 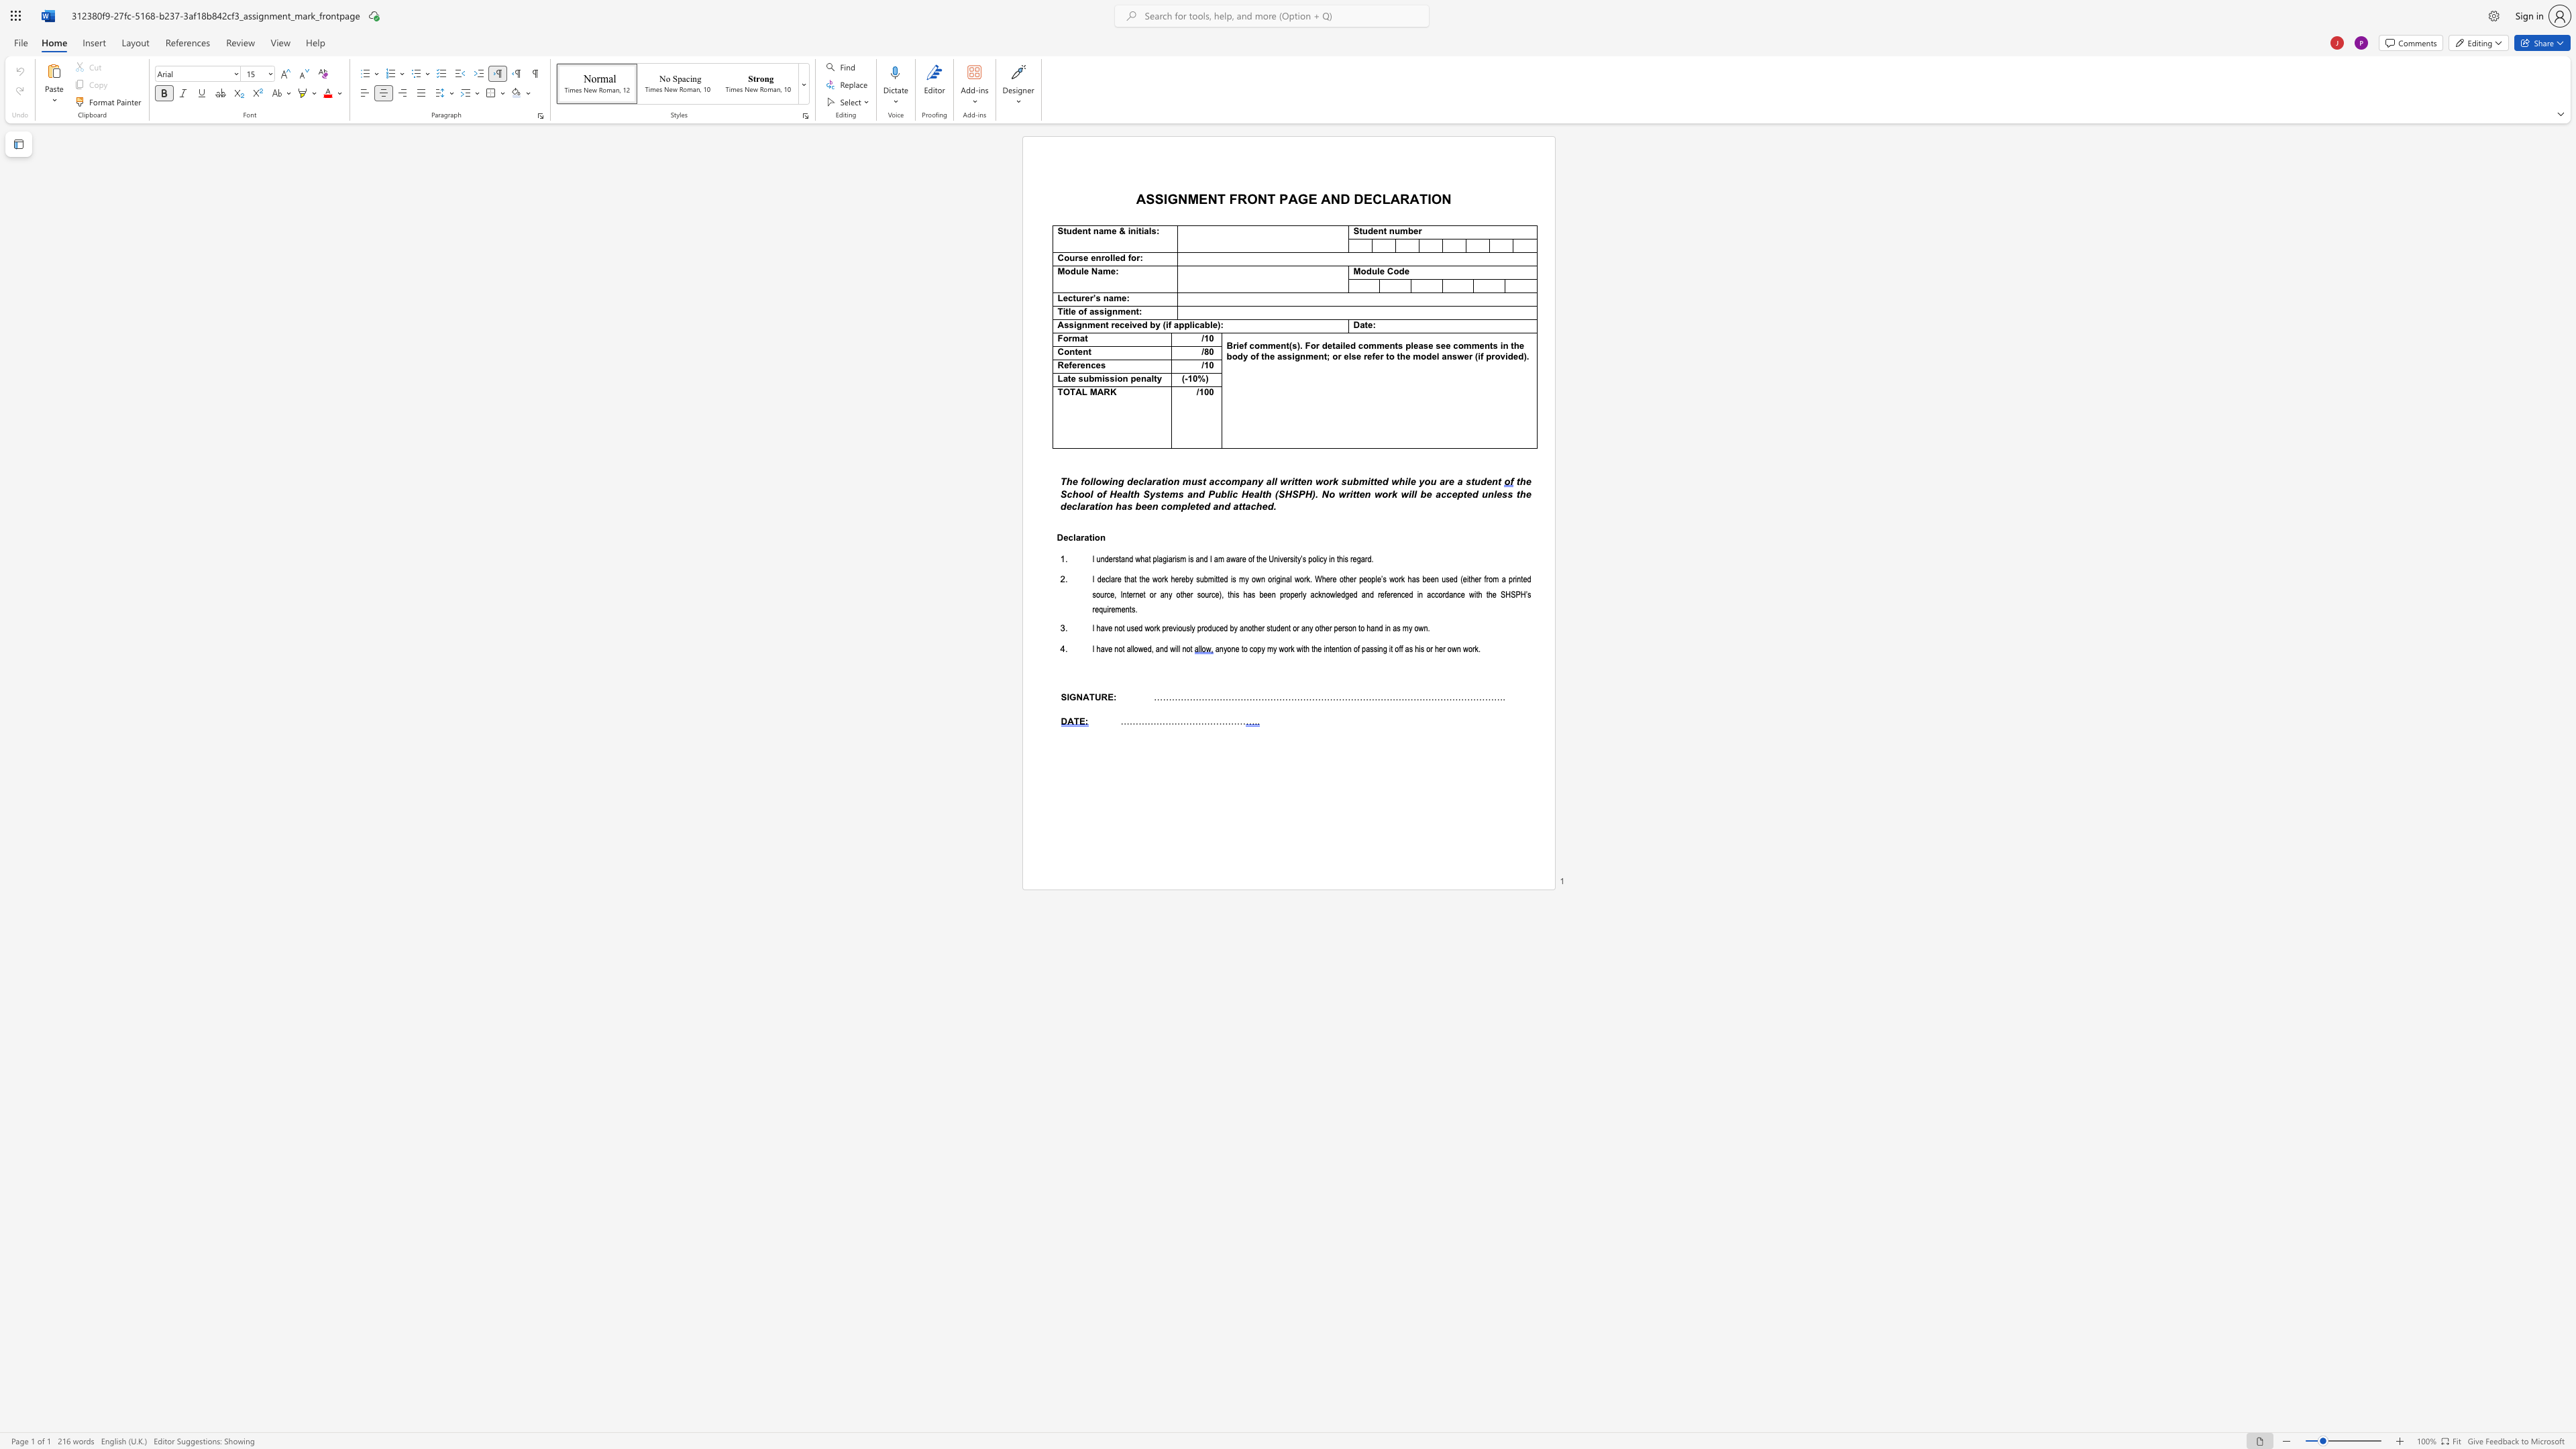 I want to click on the subset text "ssion penal" within the text "Late submission penalty", so click(x=1104, y=378).